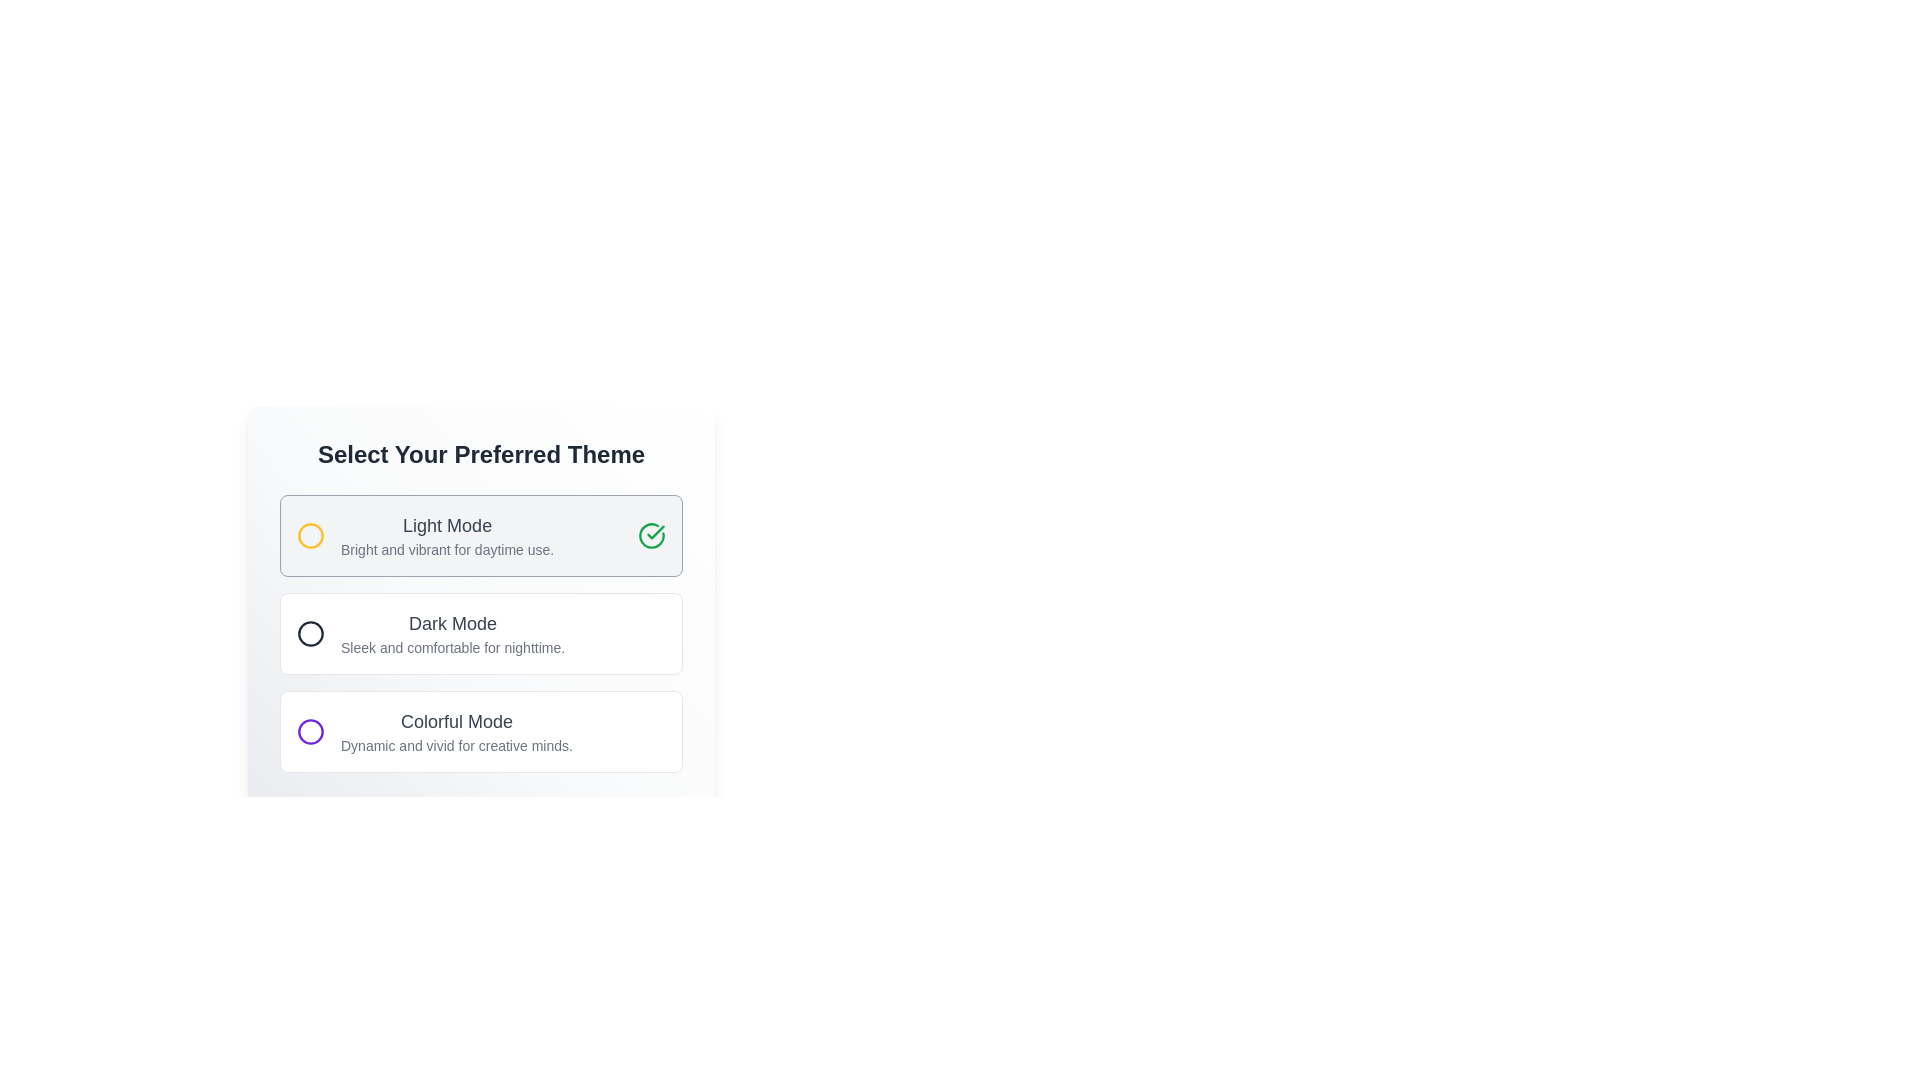  Describe the element at coordinates (455, 745) in the screenshot. I see `the descriptive text 'Dynamic and vivid for creative minds.' which is styled in a smaller gray font, located within the third card of the theme selection interface, below the title 'Colorful Mode.'` at that location.